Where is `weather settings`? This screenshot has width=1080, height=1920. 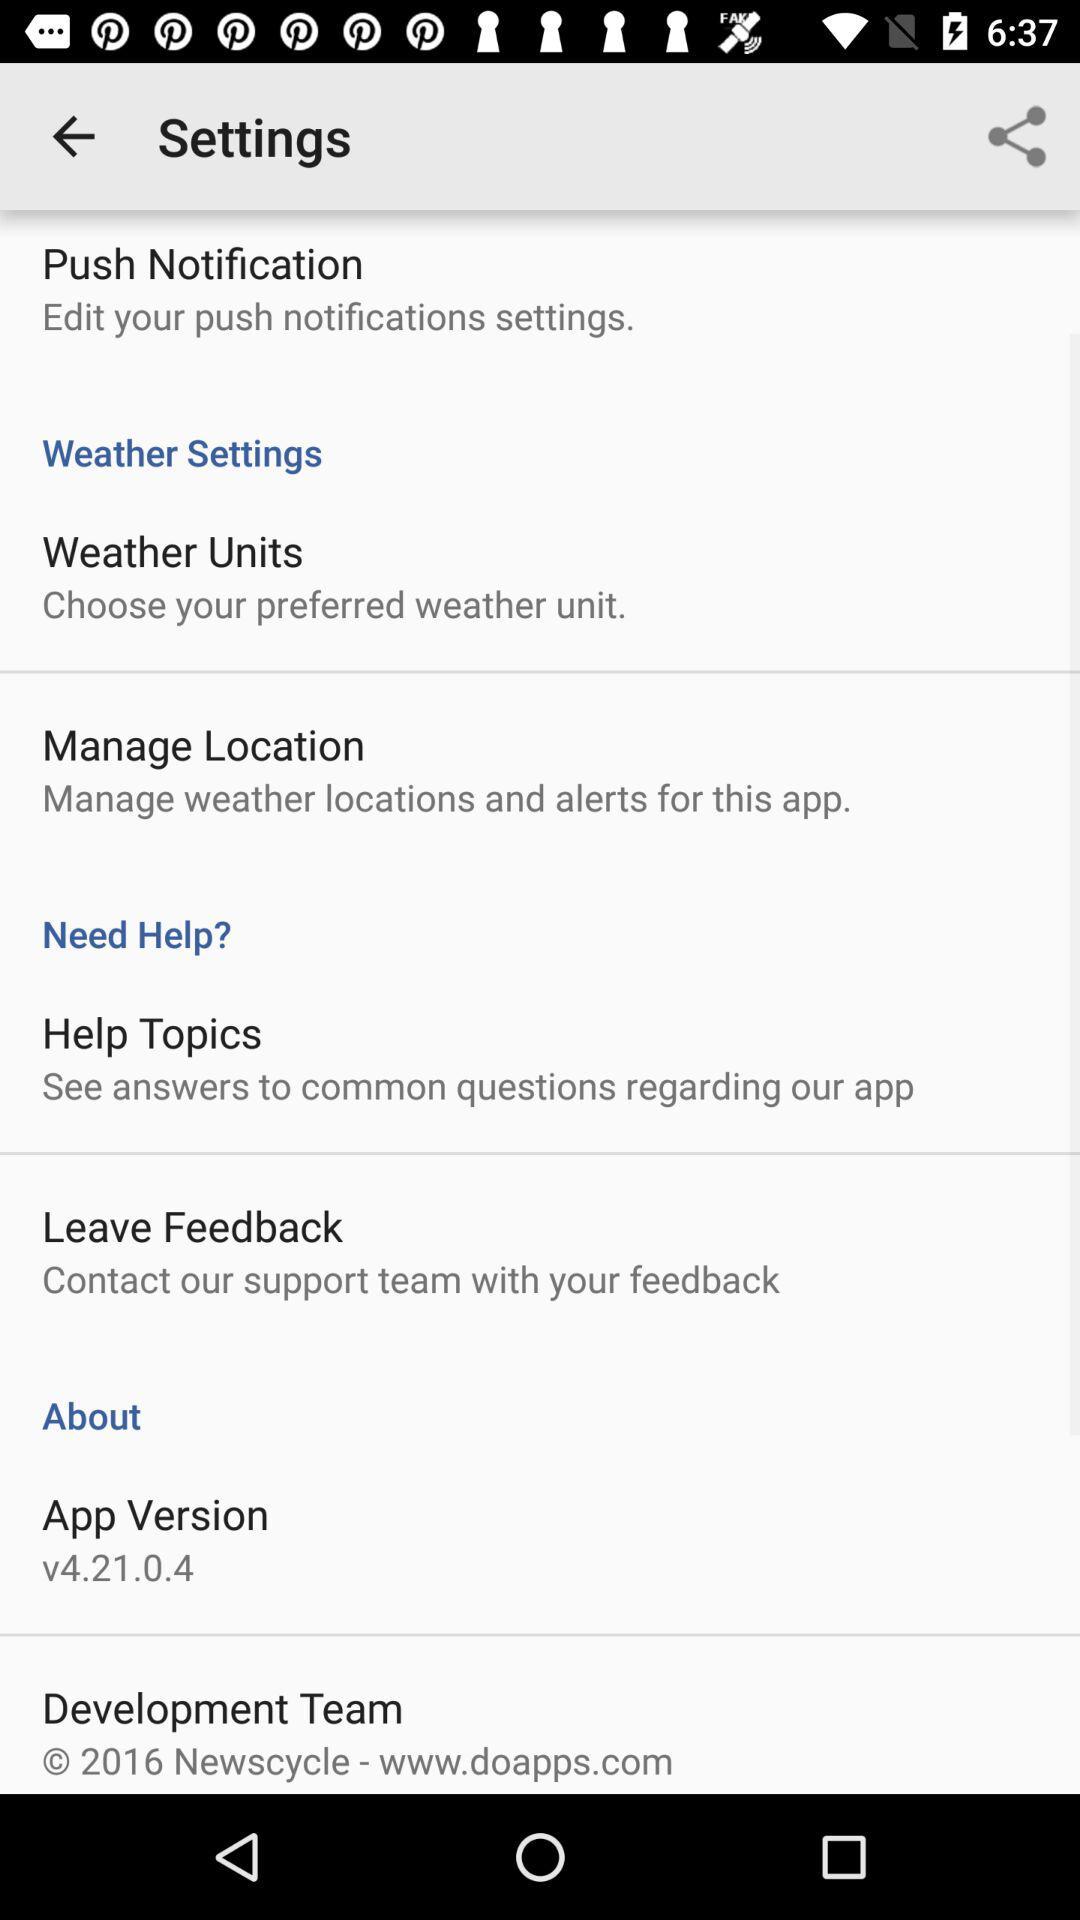 weather settings is located at coordinates (540, 430).